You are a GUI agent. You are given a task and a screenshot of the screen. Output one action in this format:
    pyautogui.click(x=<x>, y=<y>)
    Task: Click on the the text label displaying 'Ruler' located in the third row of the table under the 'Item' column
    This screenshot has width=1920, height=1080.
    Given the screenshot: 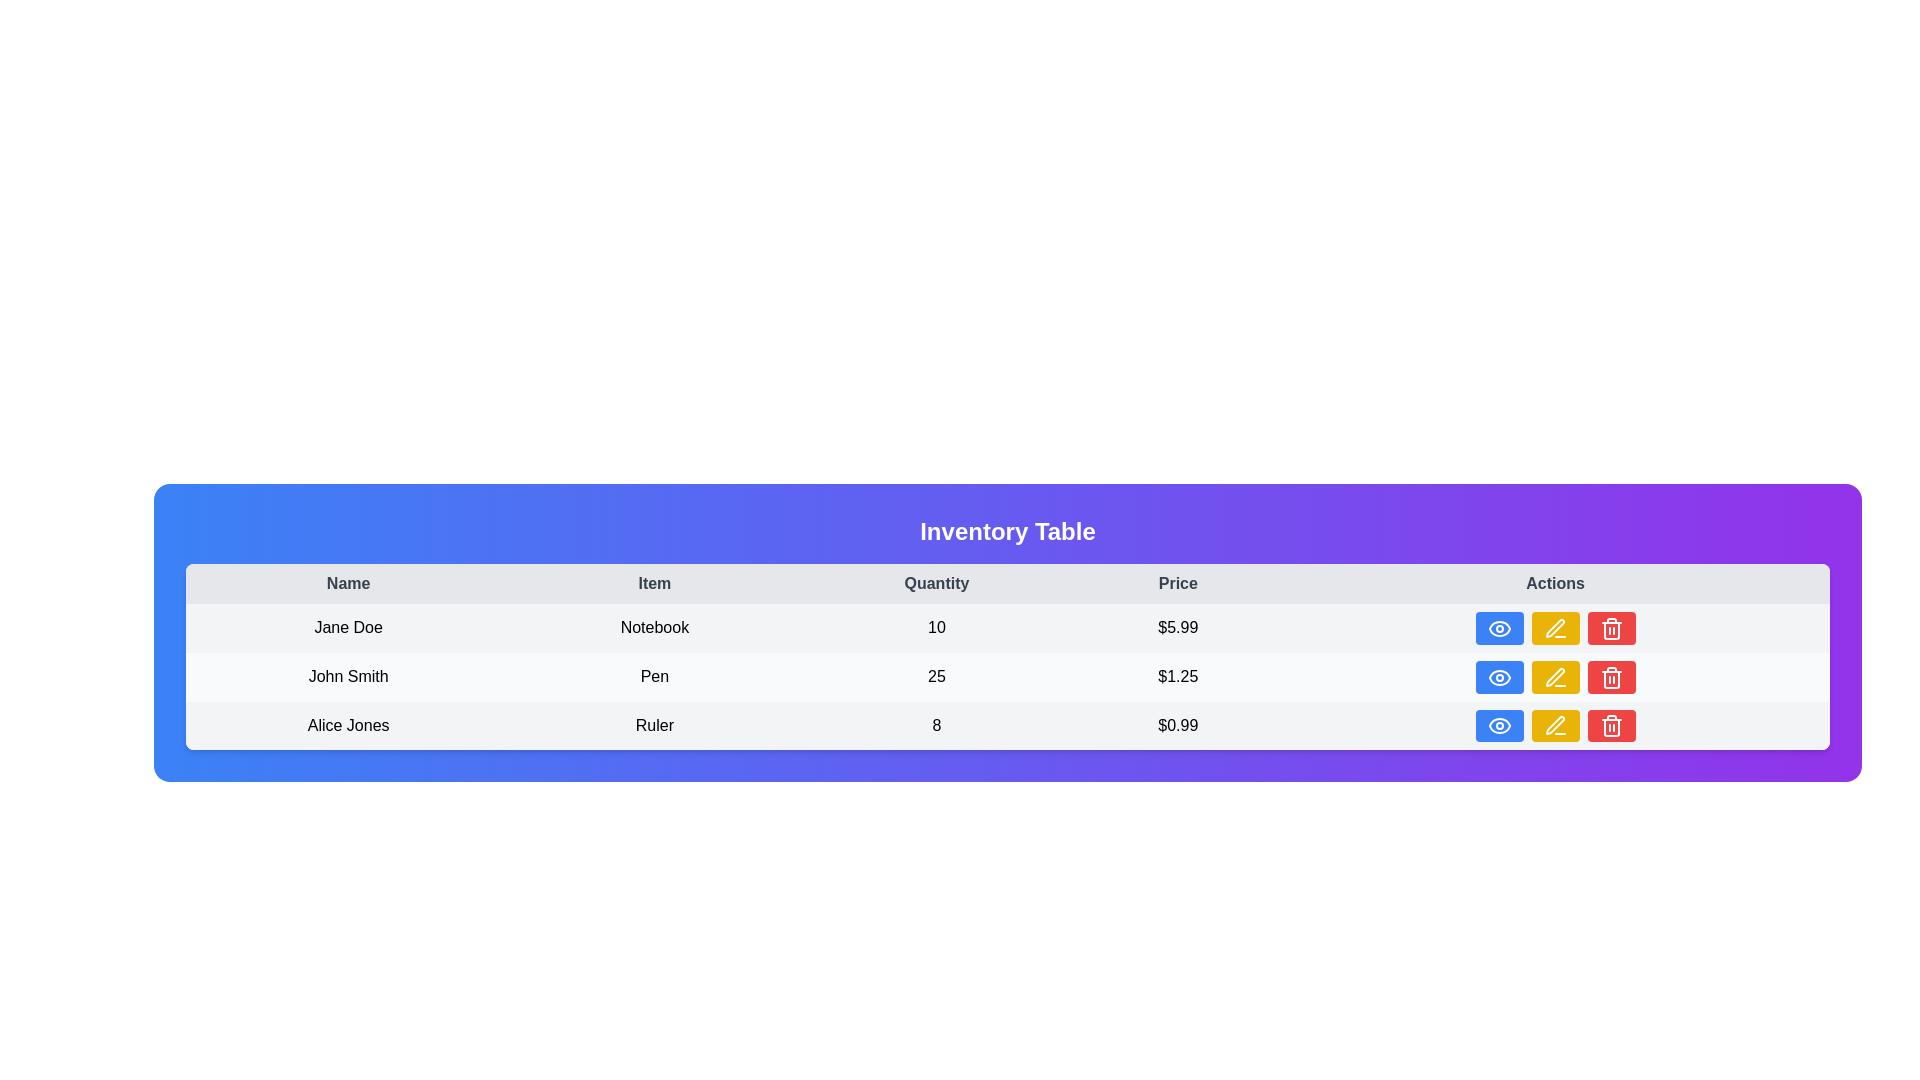 What is the action you would take?
    pyautogui.click(x=654, y=725)
    